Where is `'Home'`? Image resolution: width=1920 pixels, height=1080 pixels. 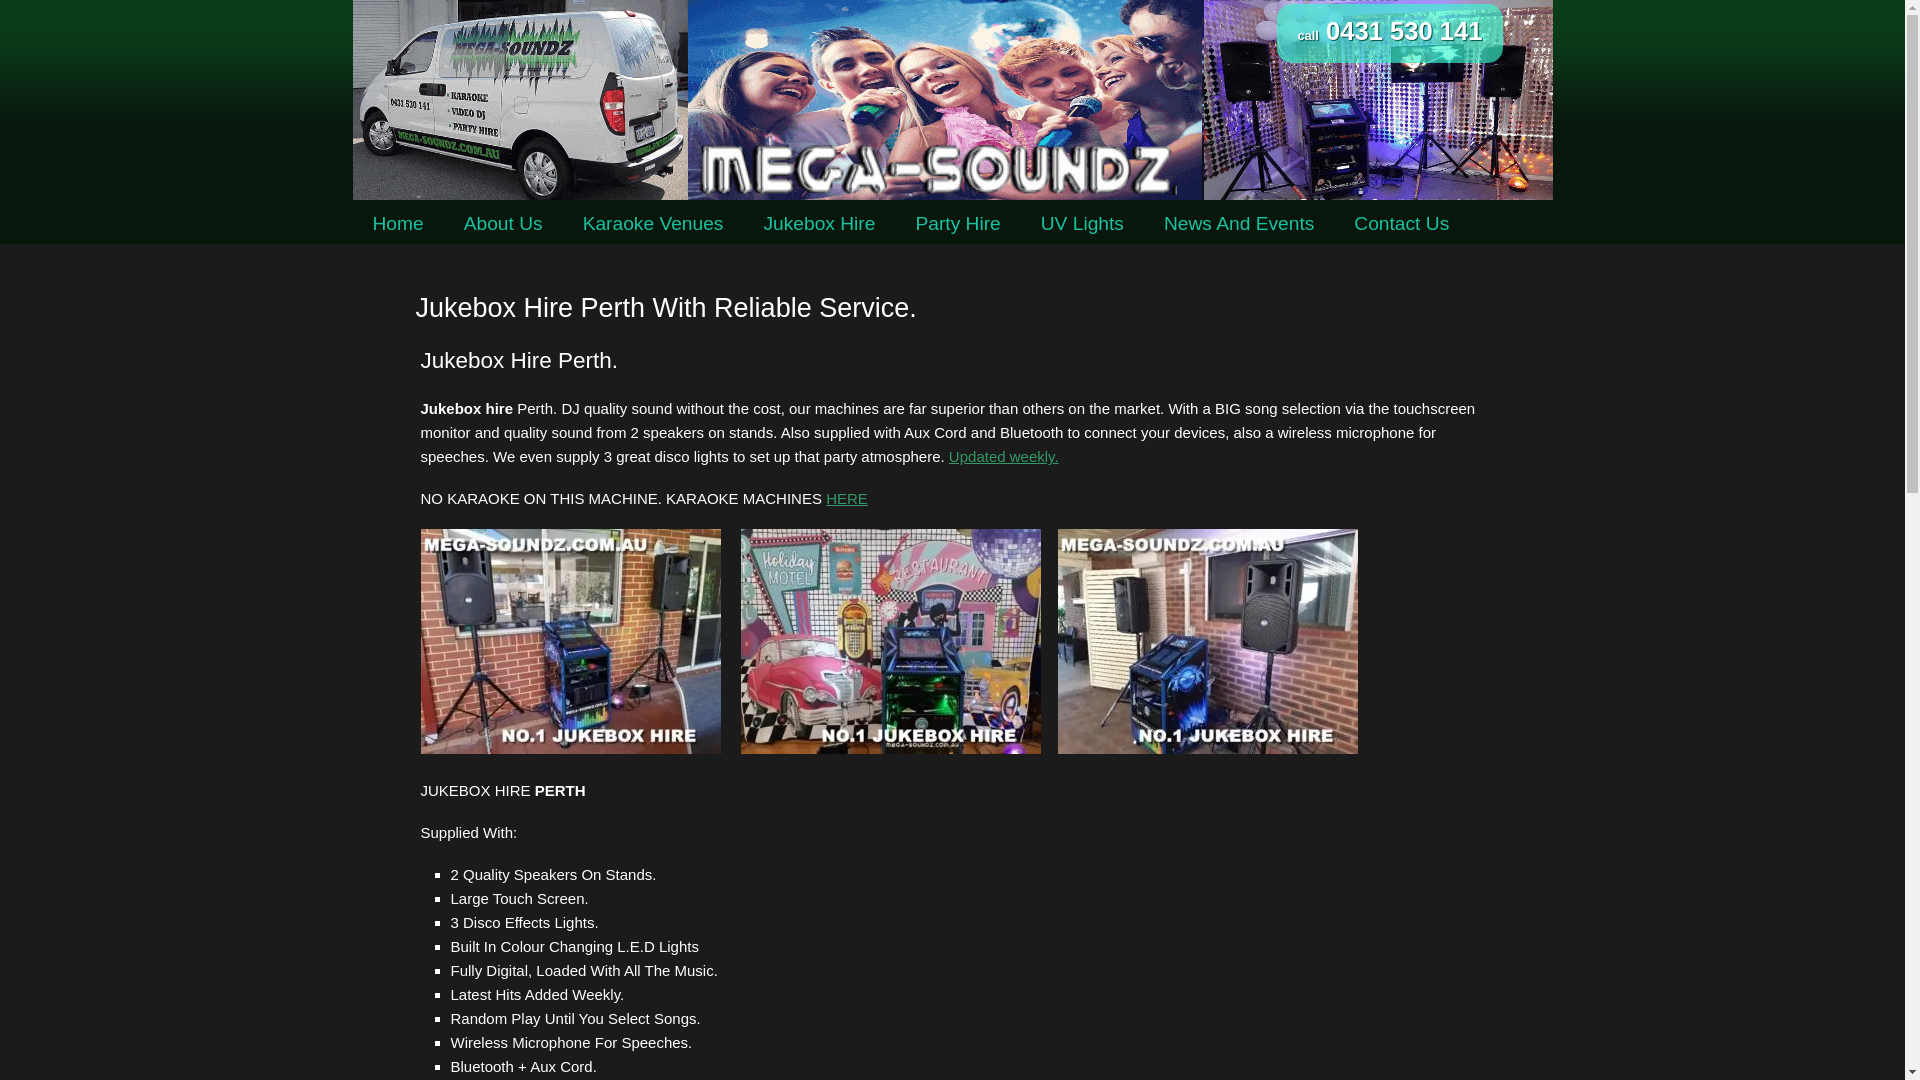
'Home' is located at coordinates (351, 223).